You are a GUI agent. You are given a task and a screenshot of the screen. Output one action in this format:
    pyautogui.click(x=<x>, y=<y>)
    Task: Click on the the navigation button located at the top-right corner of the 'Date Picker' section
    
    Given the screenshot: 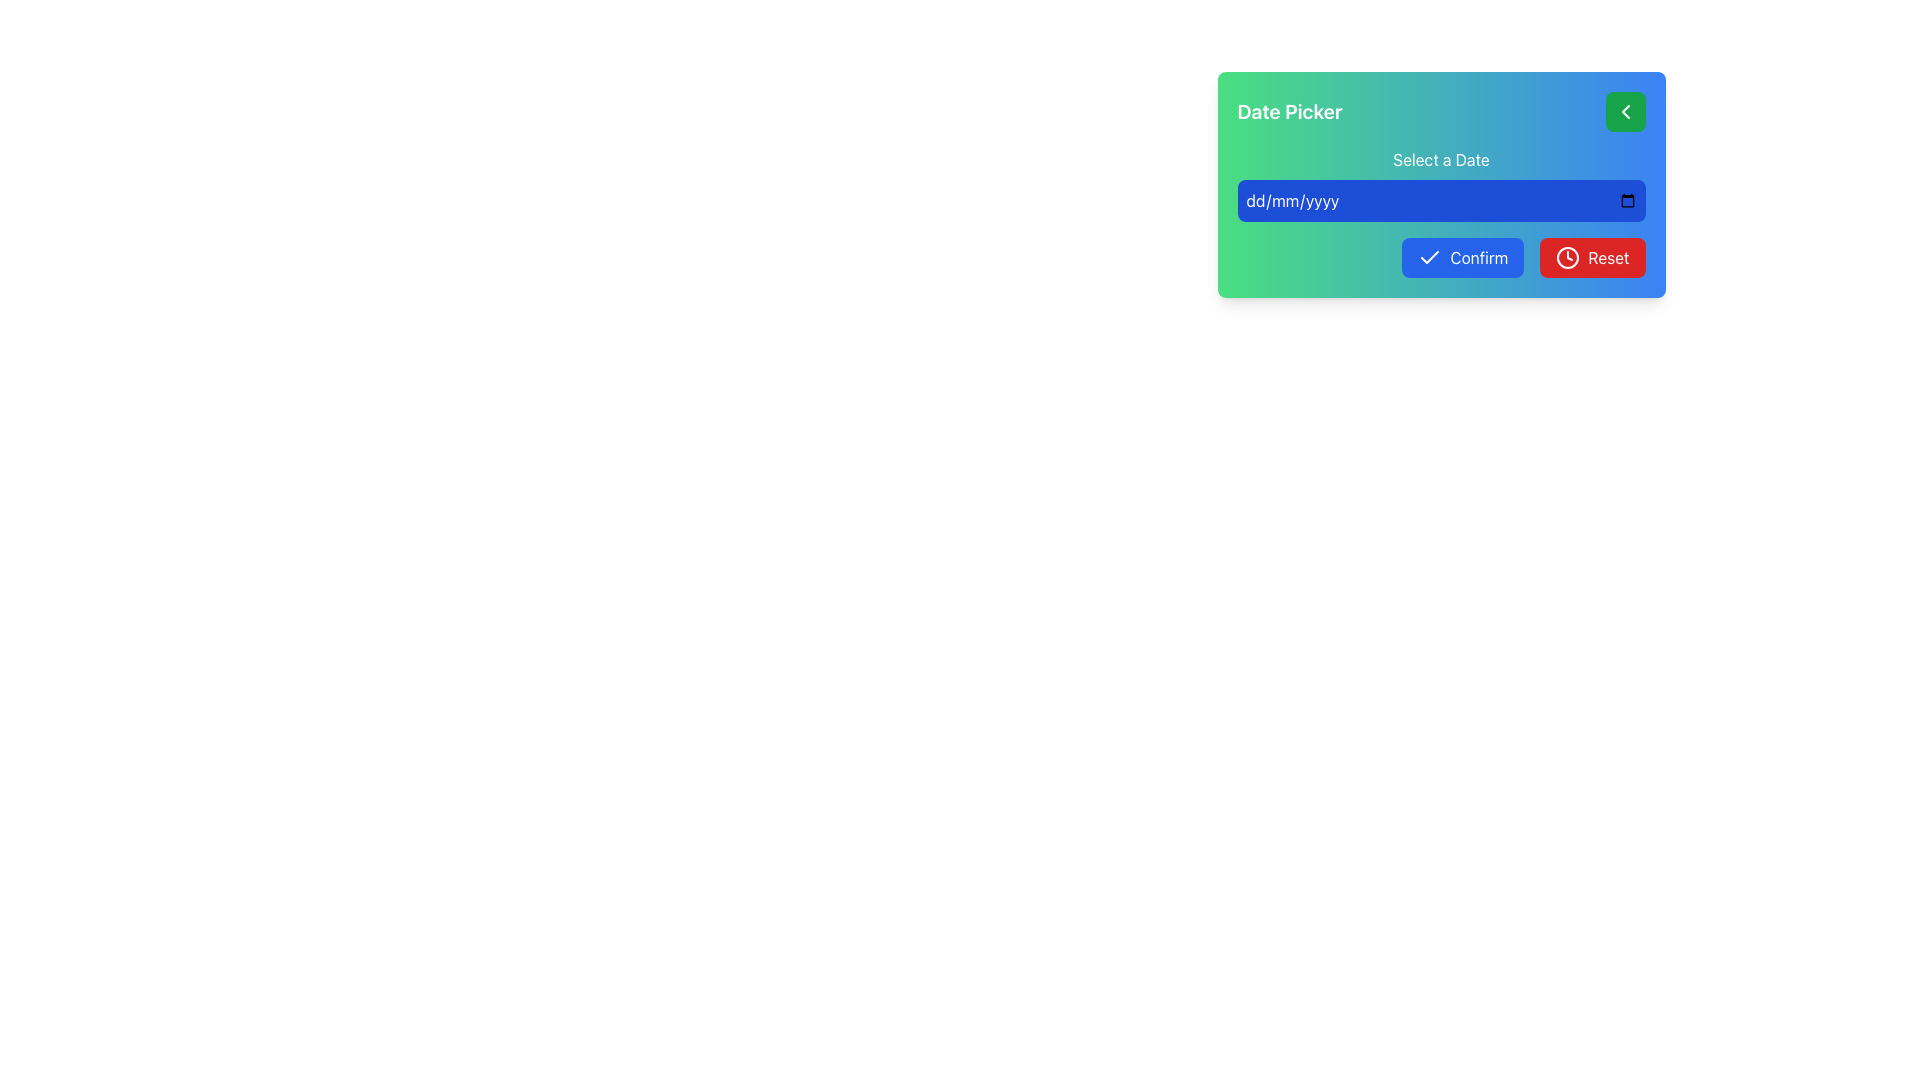 What is the action you would take?
    pyautogui.click(x=1625, y=111)
    